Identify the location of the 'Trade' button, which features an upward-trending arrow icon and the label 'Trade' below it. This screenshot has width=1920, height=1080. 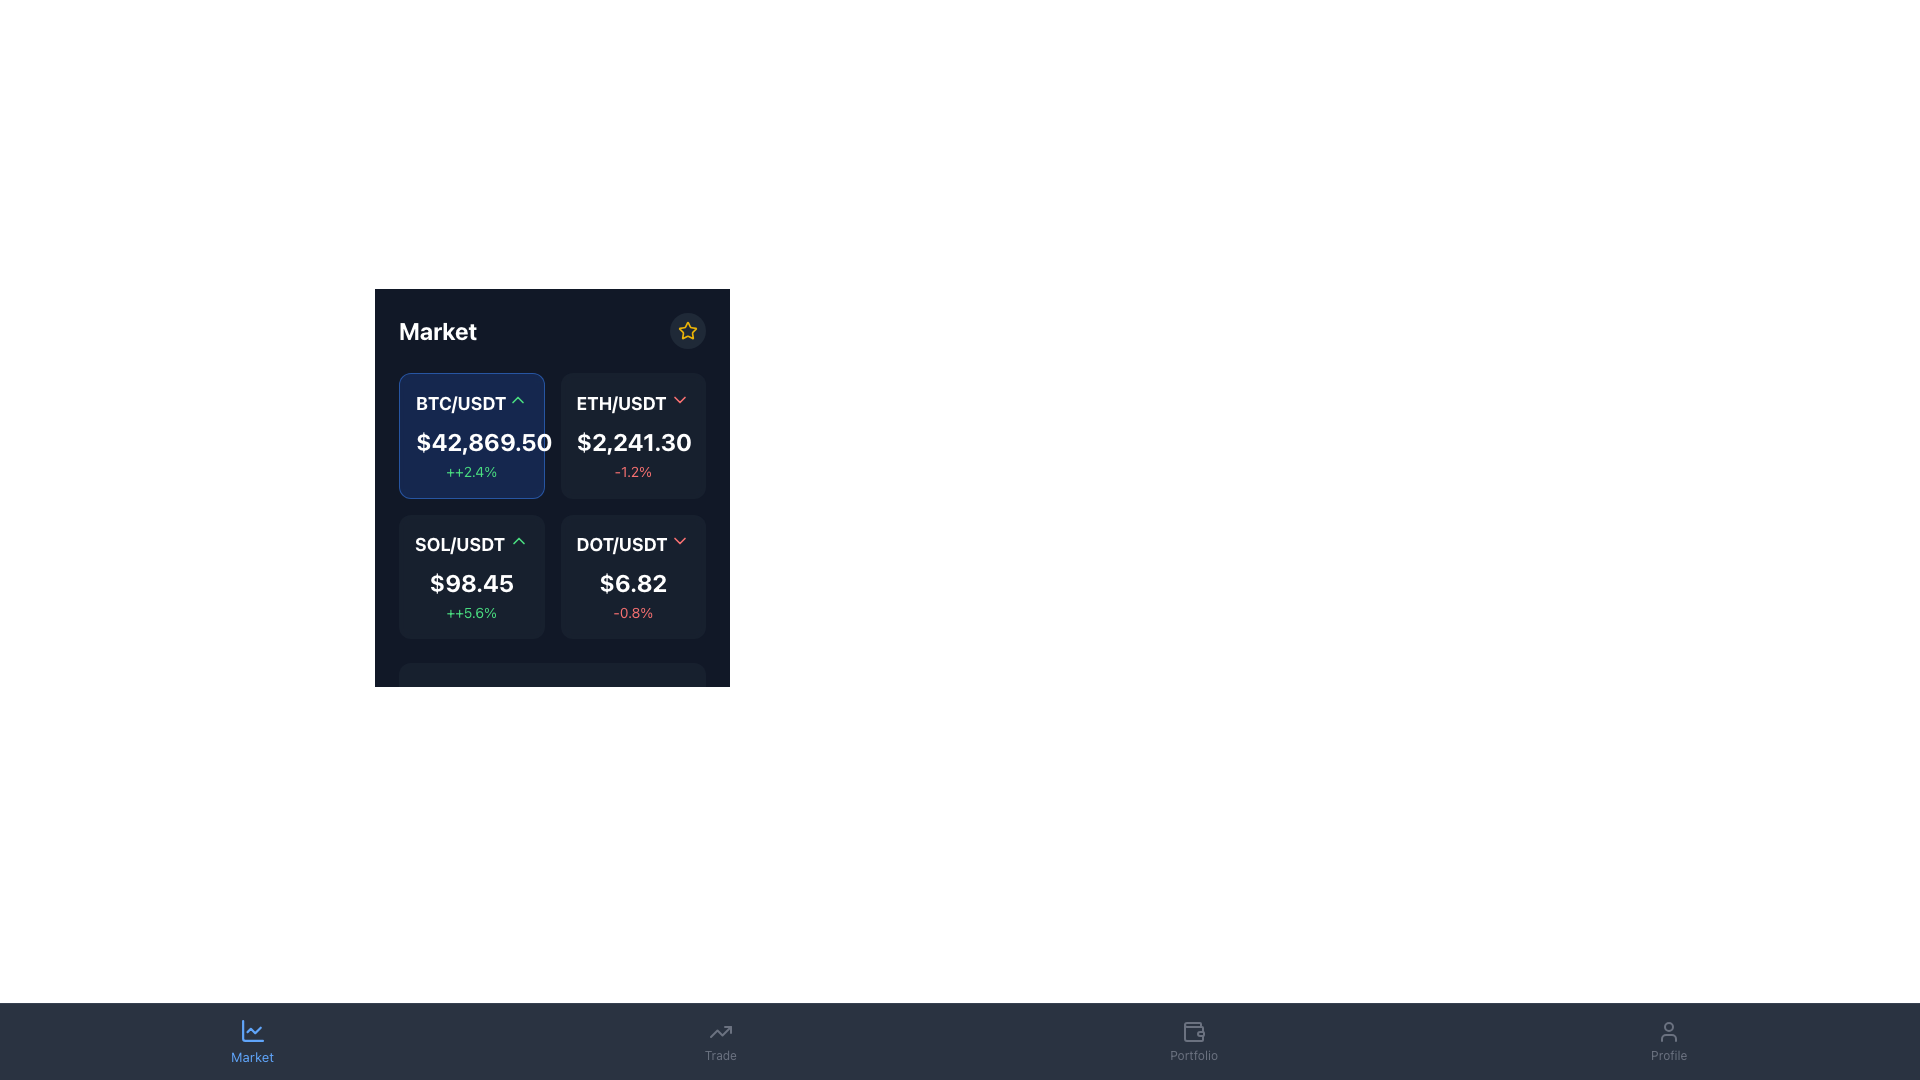
(720, 1040).